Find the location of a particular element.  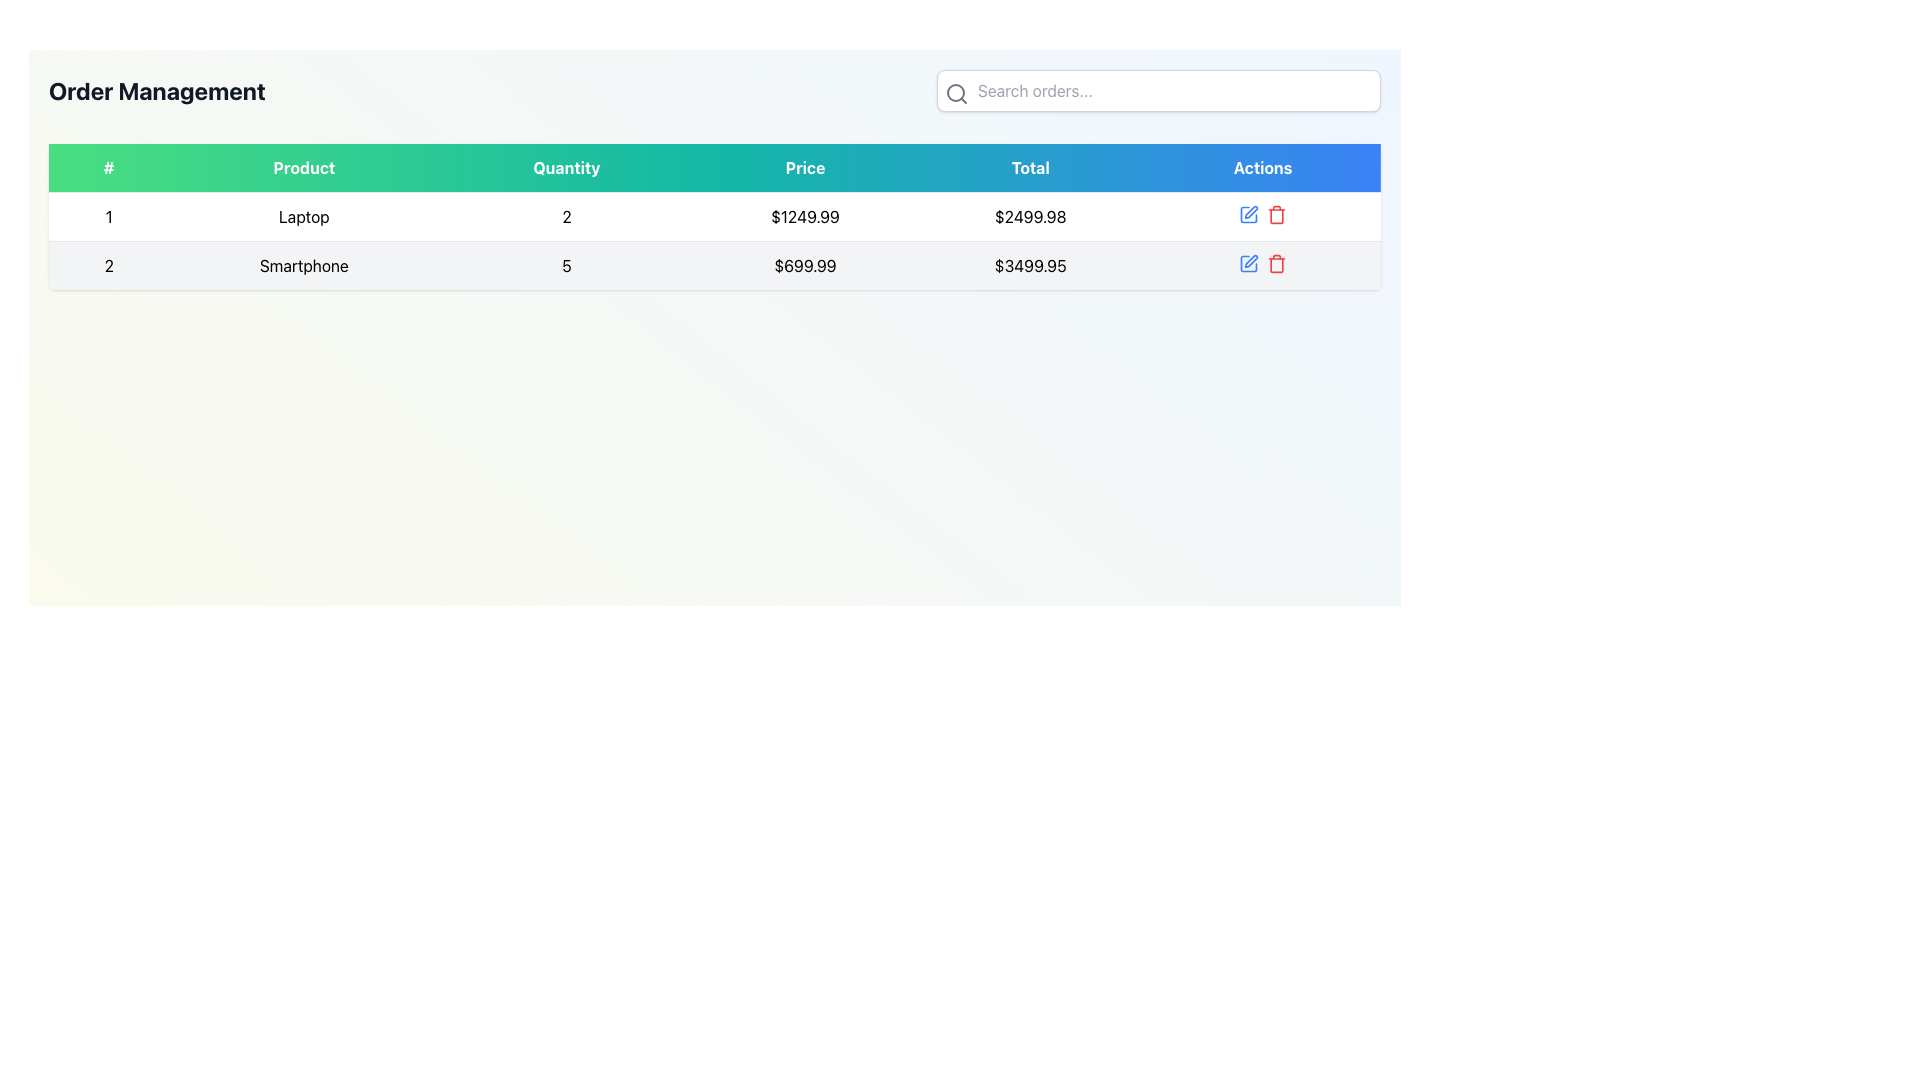

the Text Display showing the price '$3499.95' in bold black font located in the 'Total' column of the second row in the 'Order Management' interface is located at coordinates (1030, 264).